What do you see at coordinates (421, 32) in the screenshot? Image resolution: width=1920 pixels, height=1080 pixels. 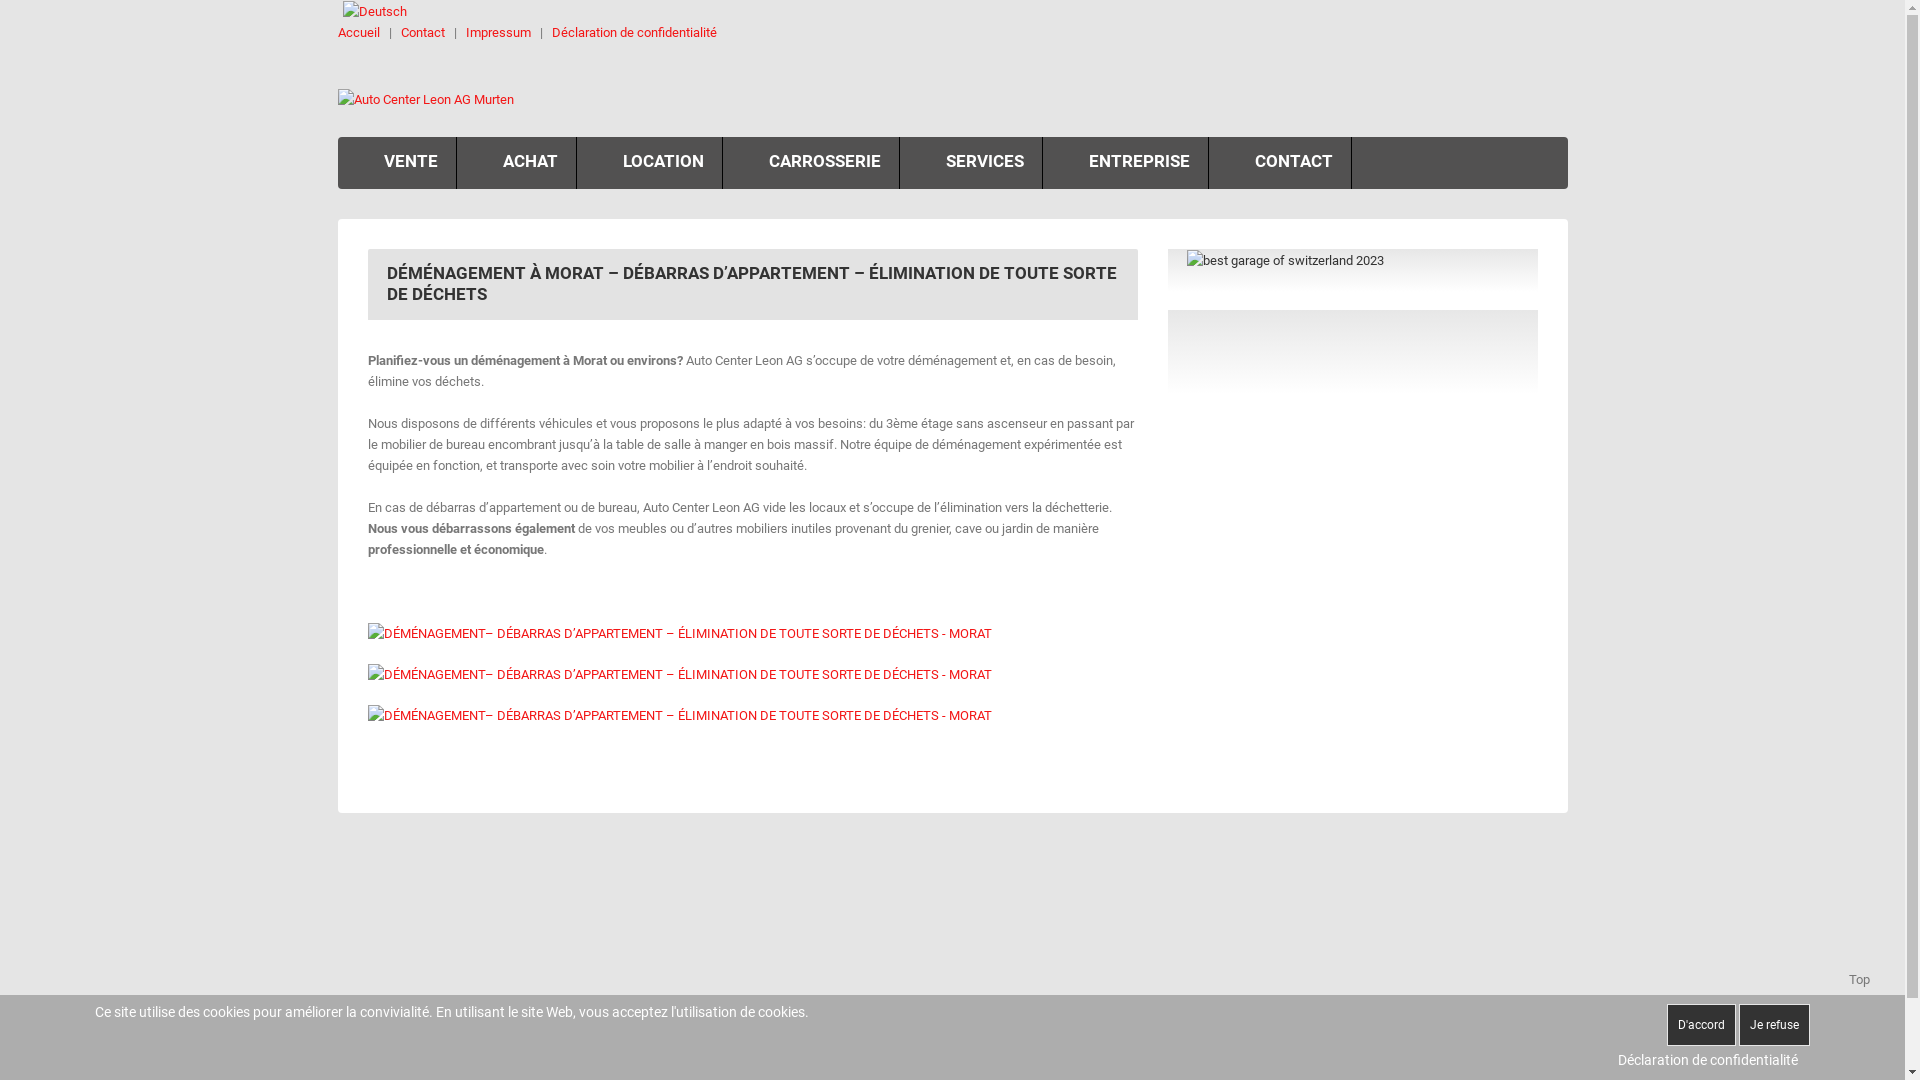 I see `'Contact'` at bounding box center [421, 32].